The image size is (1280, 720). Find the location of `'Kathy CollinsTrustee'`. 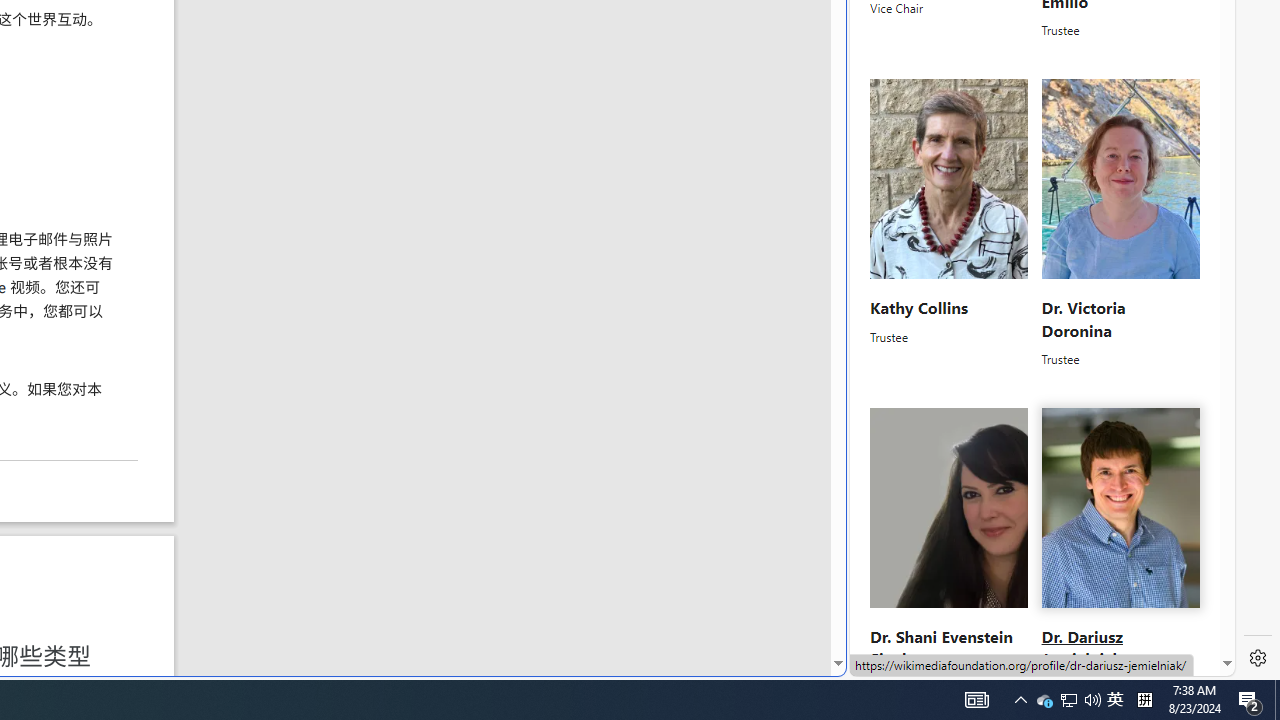

'Kathy CollinsTrustee' is located at coordinates (948, 223).